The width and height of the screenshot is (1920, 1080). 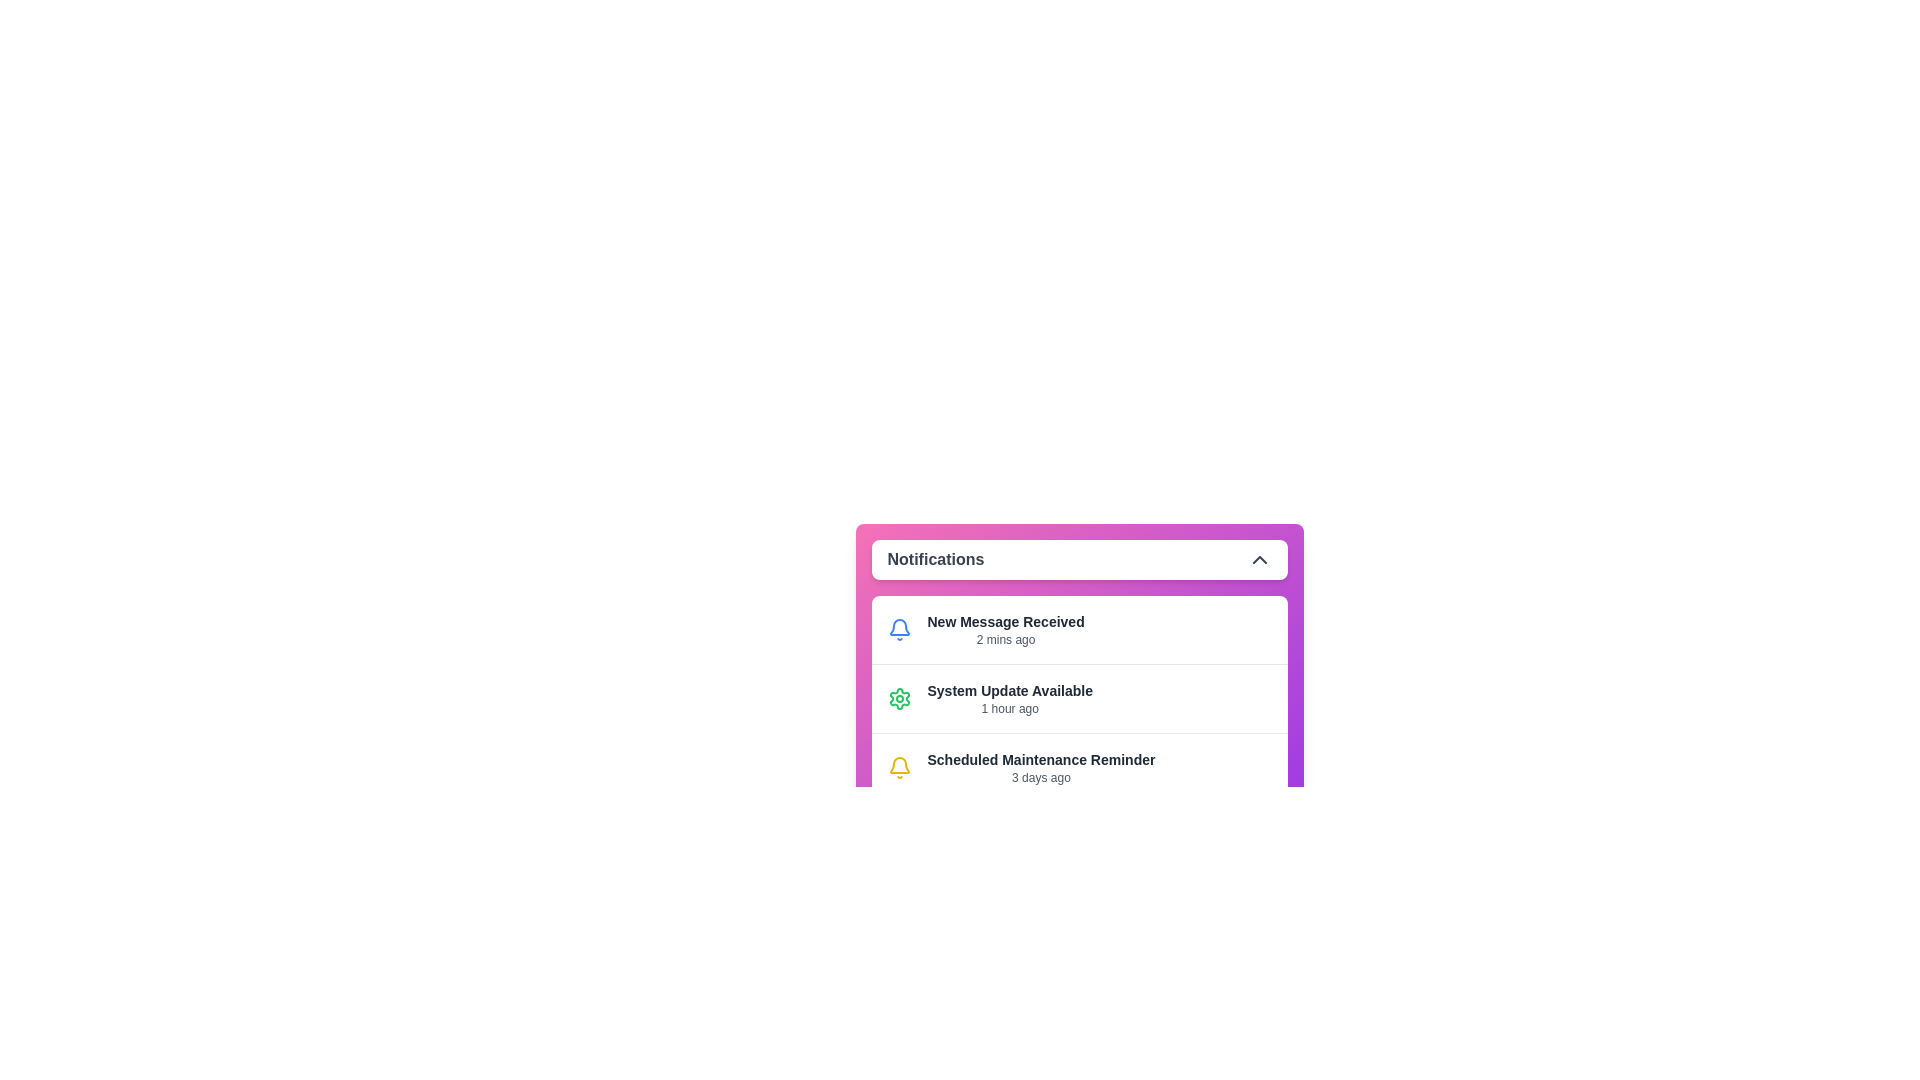 I want to click on the first notification item in the notifications list to read the notification details, so click(x=1078, y=628).